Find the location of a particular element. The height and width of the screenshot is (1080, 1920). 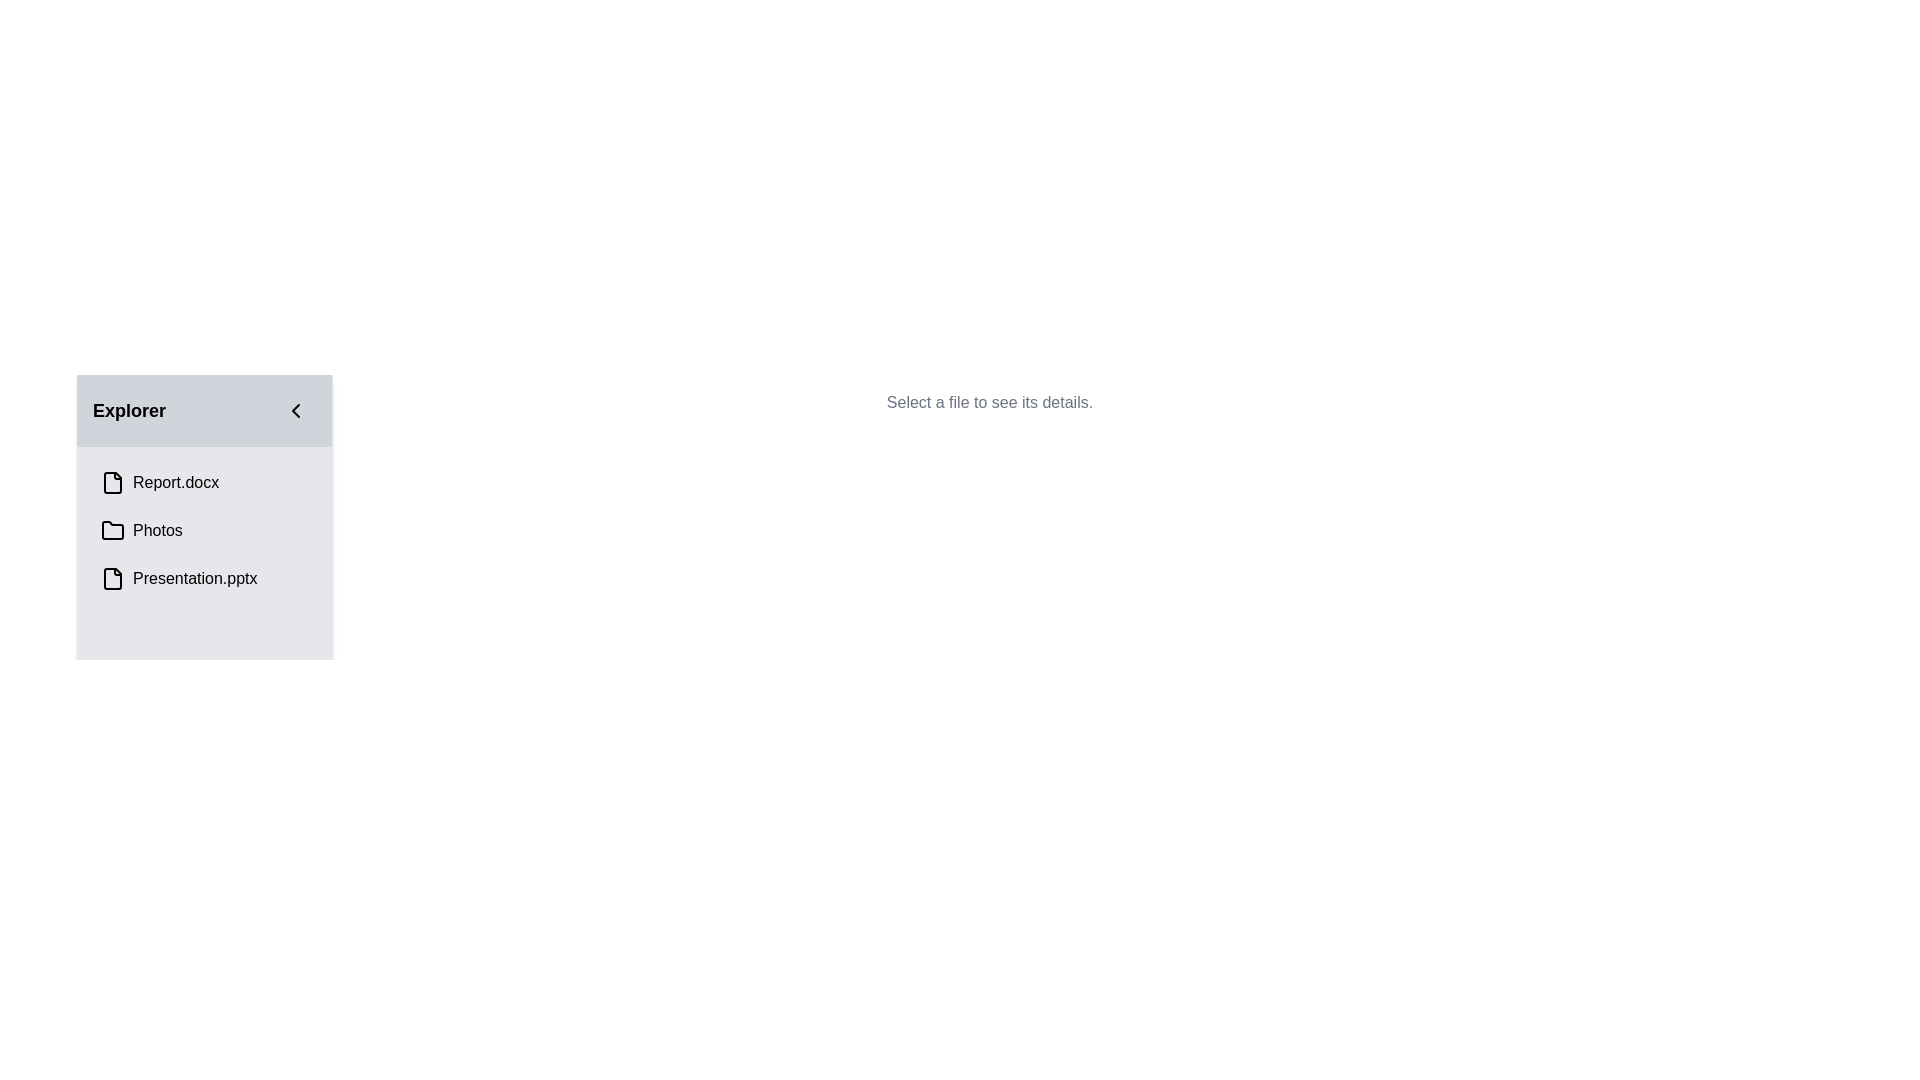

the third list item representing the file named 'Presentation.pptx' in the sidebar is located at coordinates (204, 578).